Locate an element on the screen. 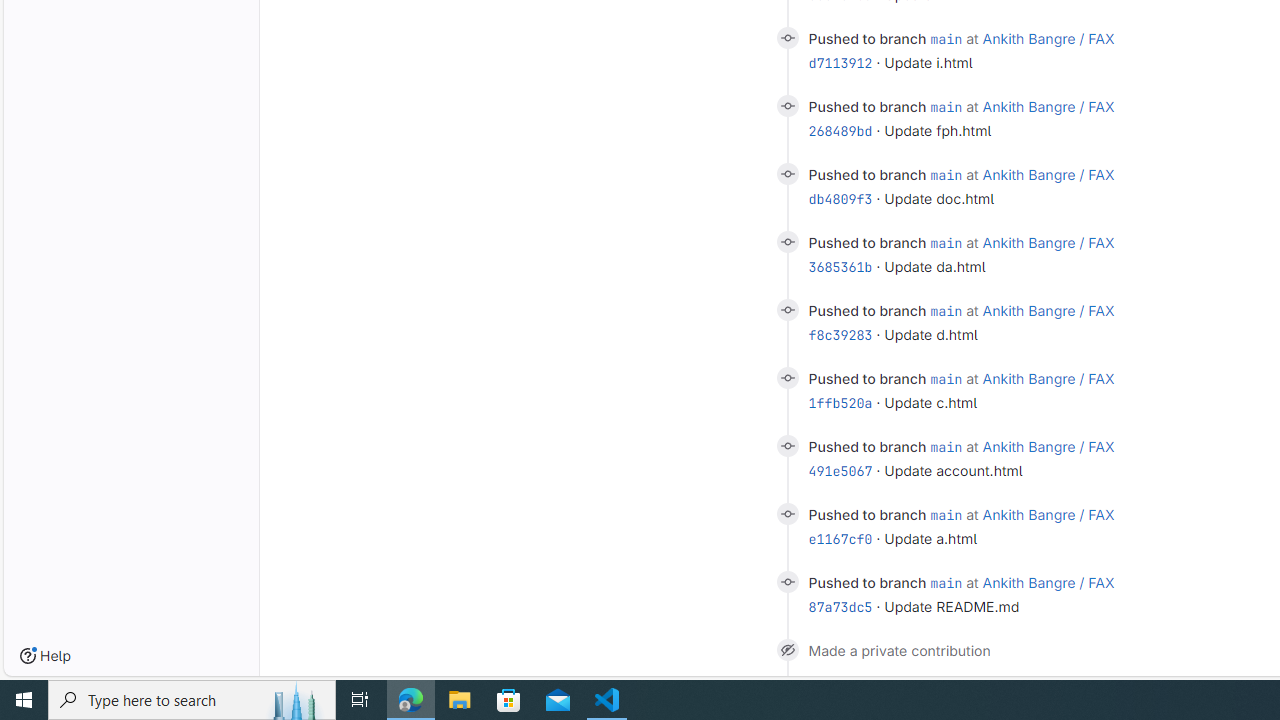 The width and height of the screenshot is (1280, 720). '1ffb520a' is located at coordinates (840, 402).